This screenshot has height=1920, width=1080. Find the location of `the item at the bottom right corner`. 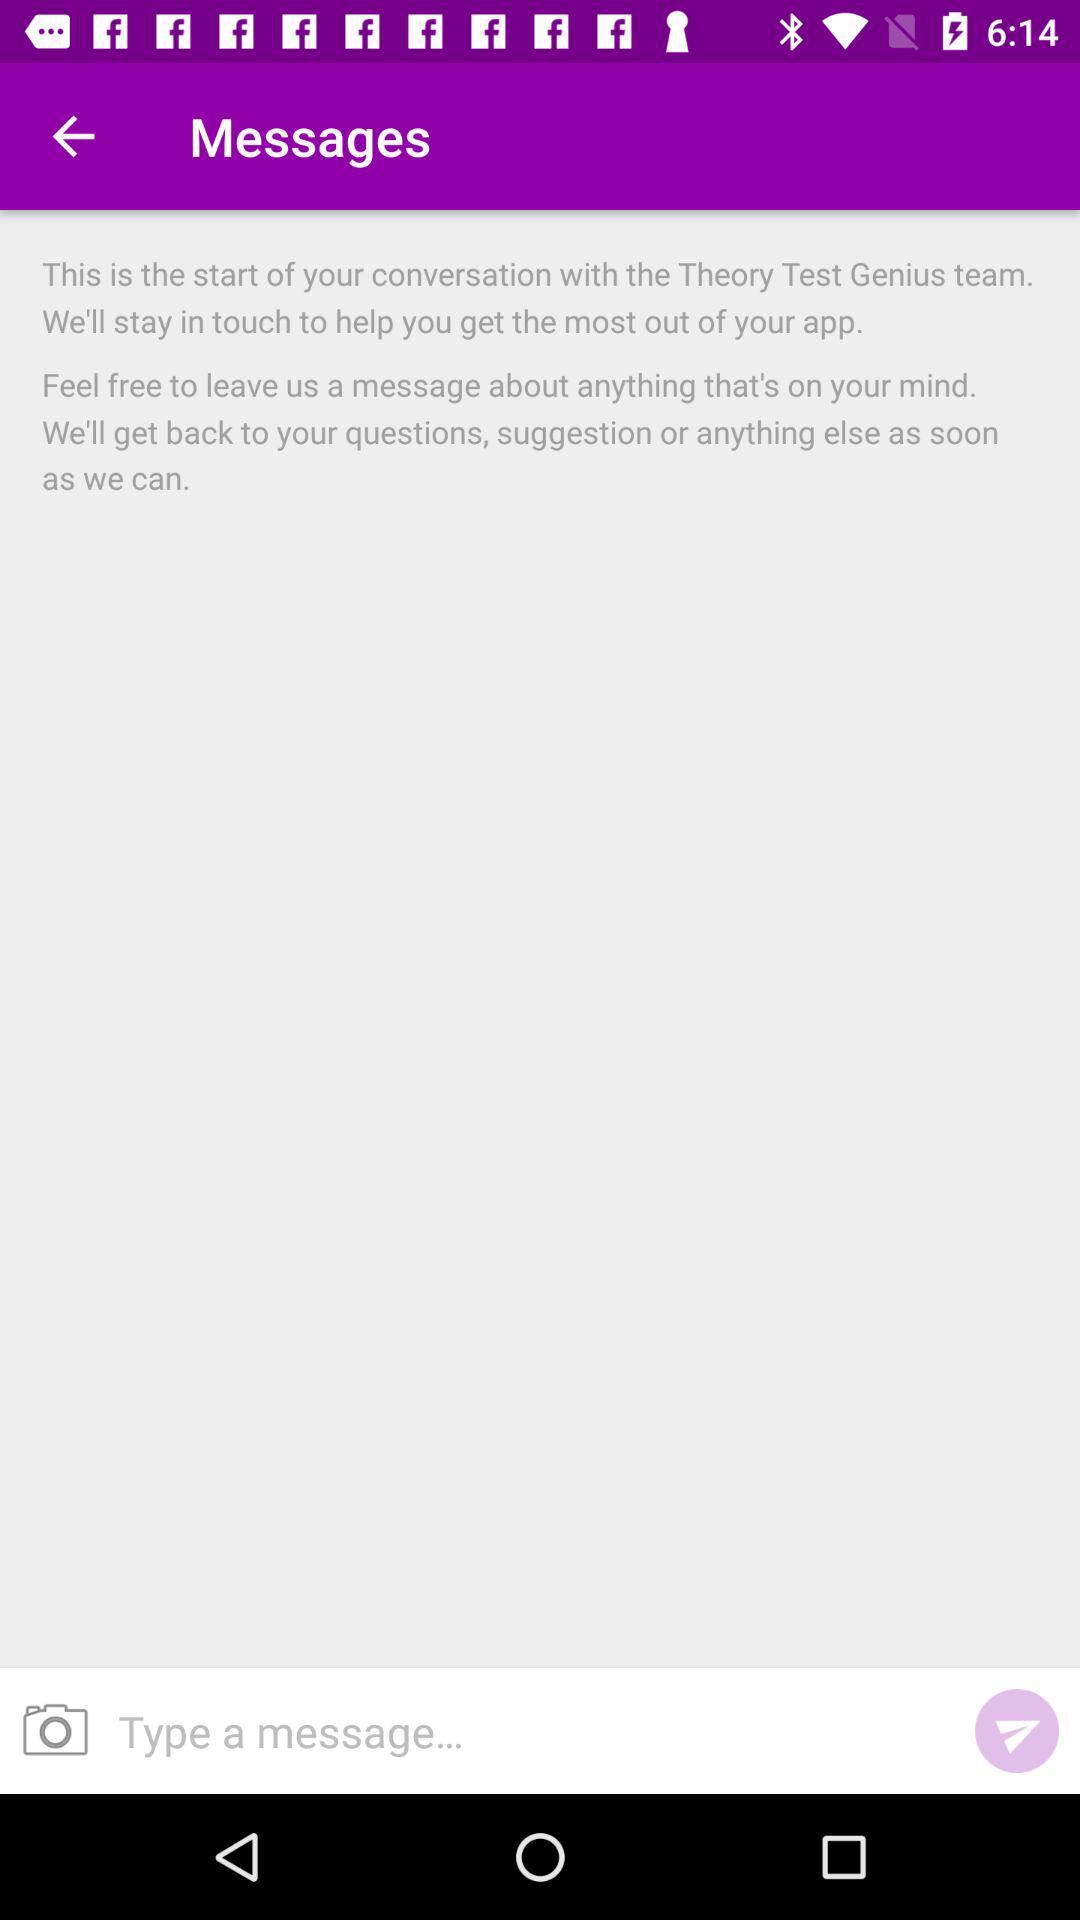

the item at the bottom right corner is located at coordinates (1017, 1730).